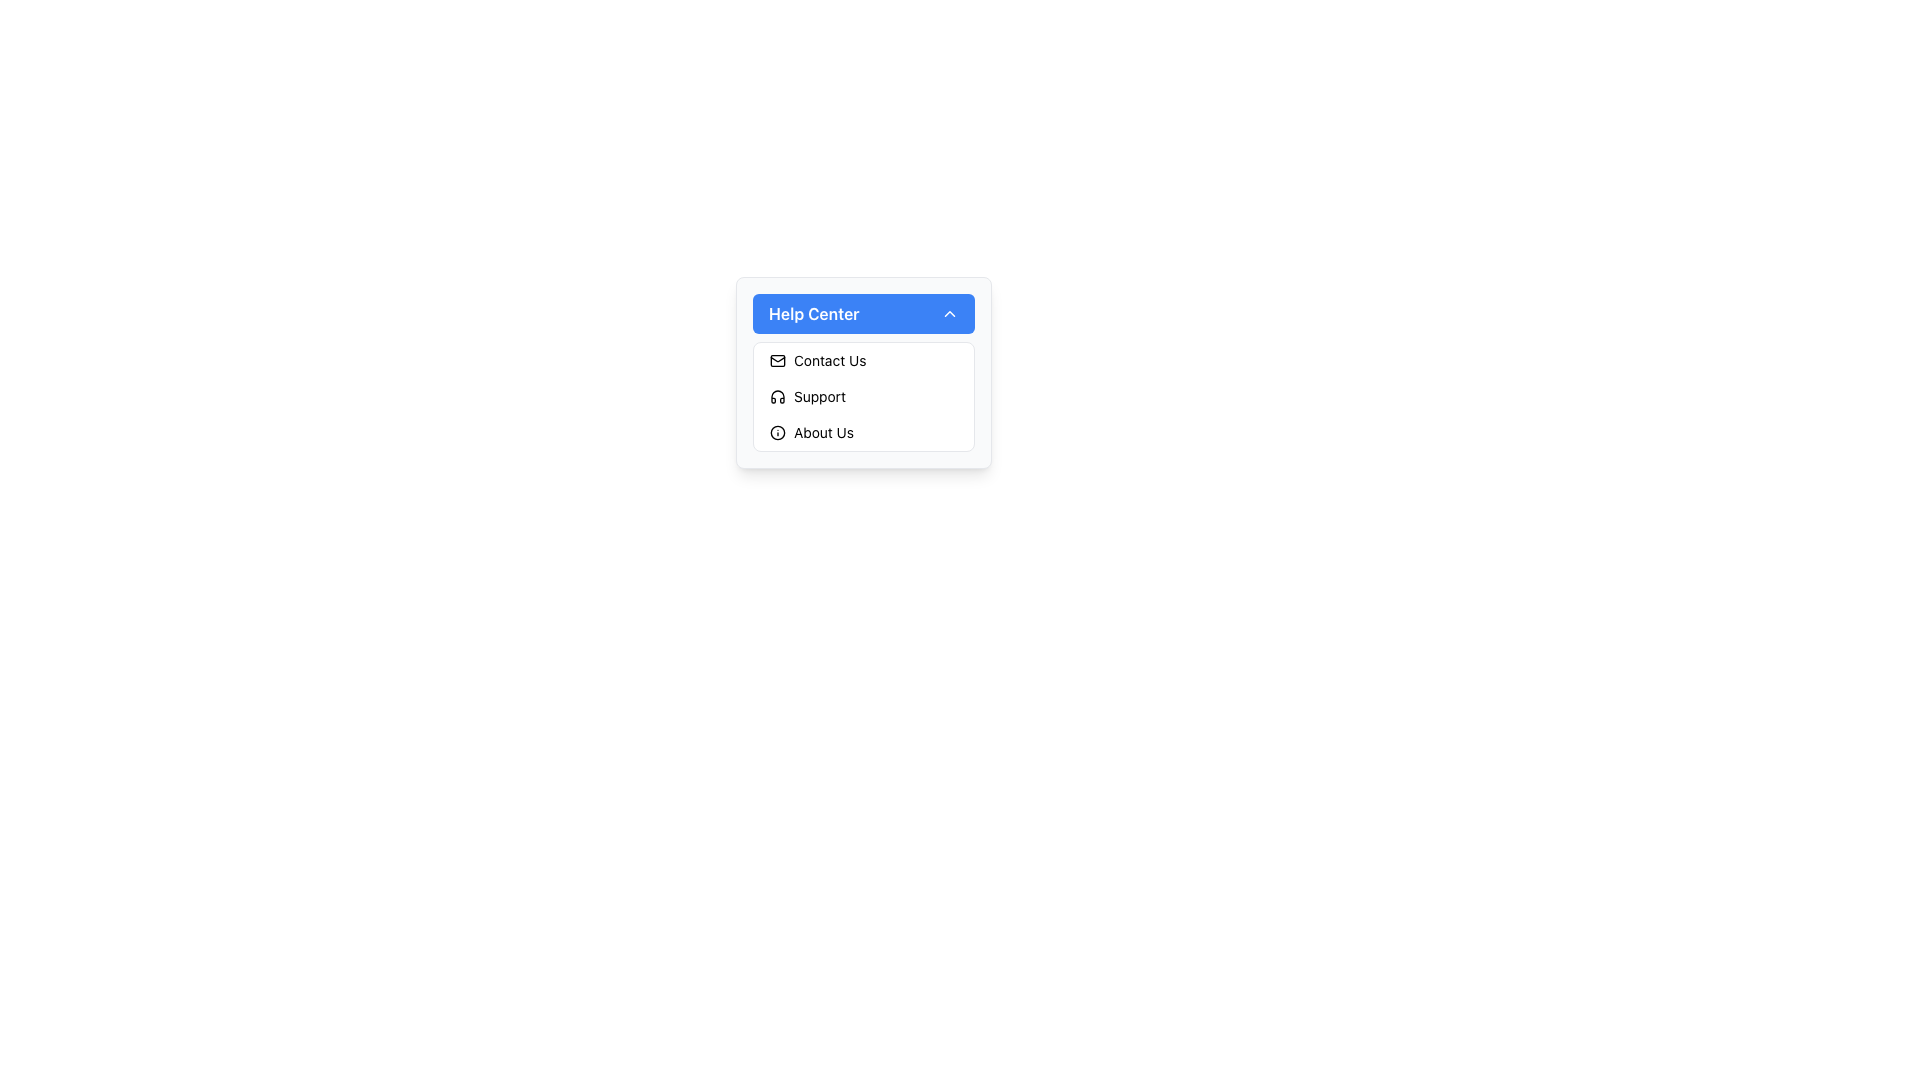 The image size is (1920, 1080). I want to click on the upward-pointing chevron icon located in the blue header section of the 'Help Center' card interface, so click(949, 313).